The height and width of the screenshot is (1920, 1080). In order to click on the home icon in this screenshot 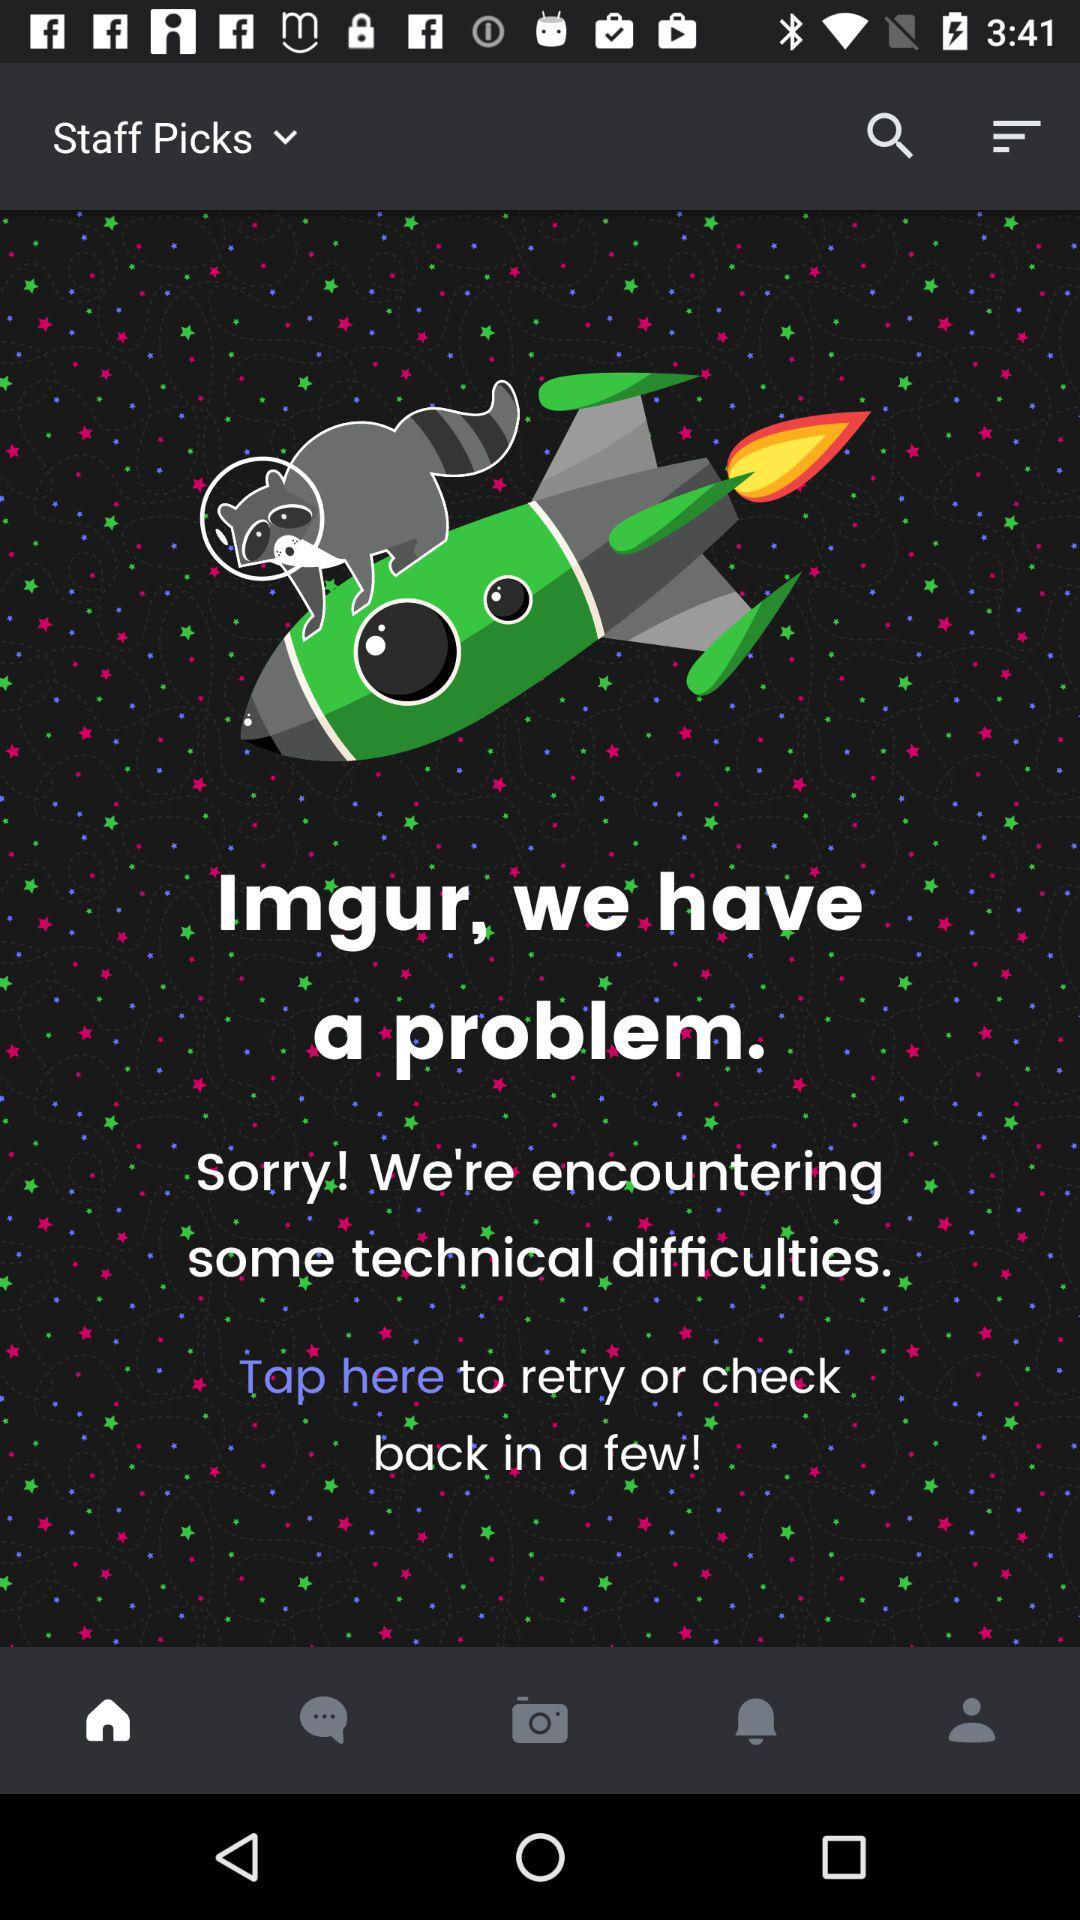, I will do `click(108, 1719)`.